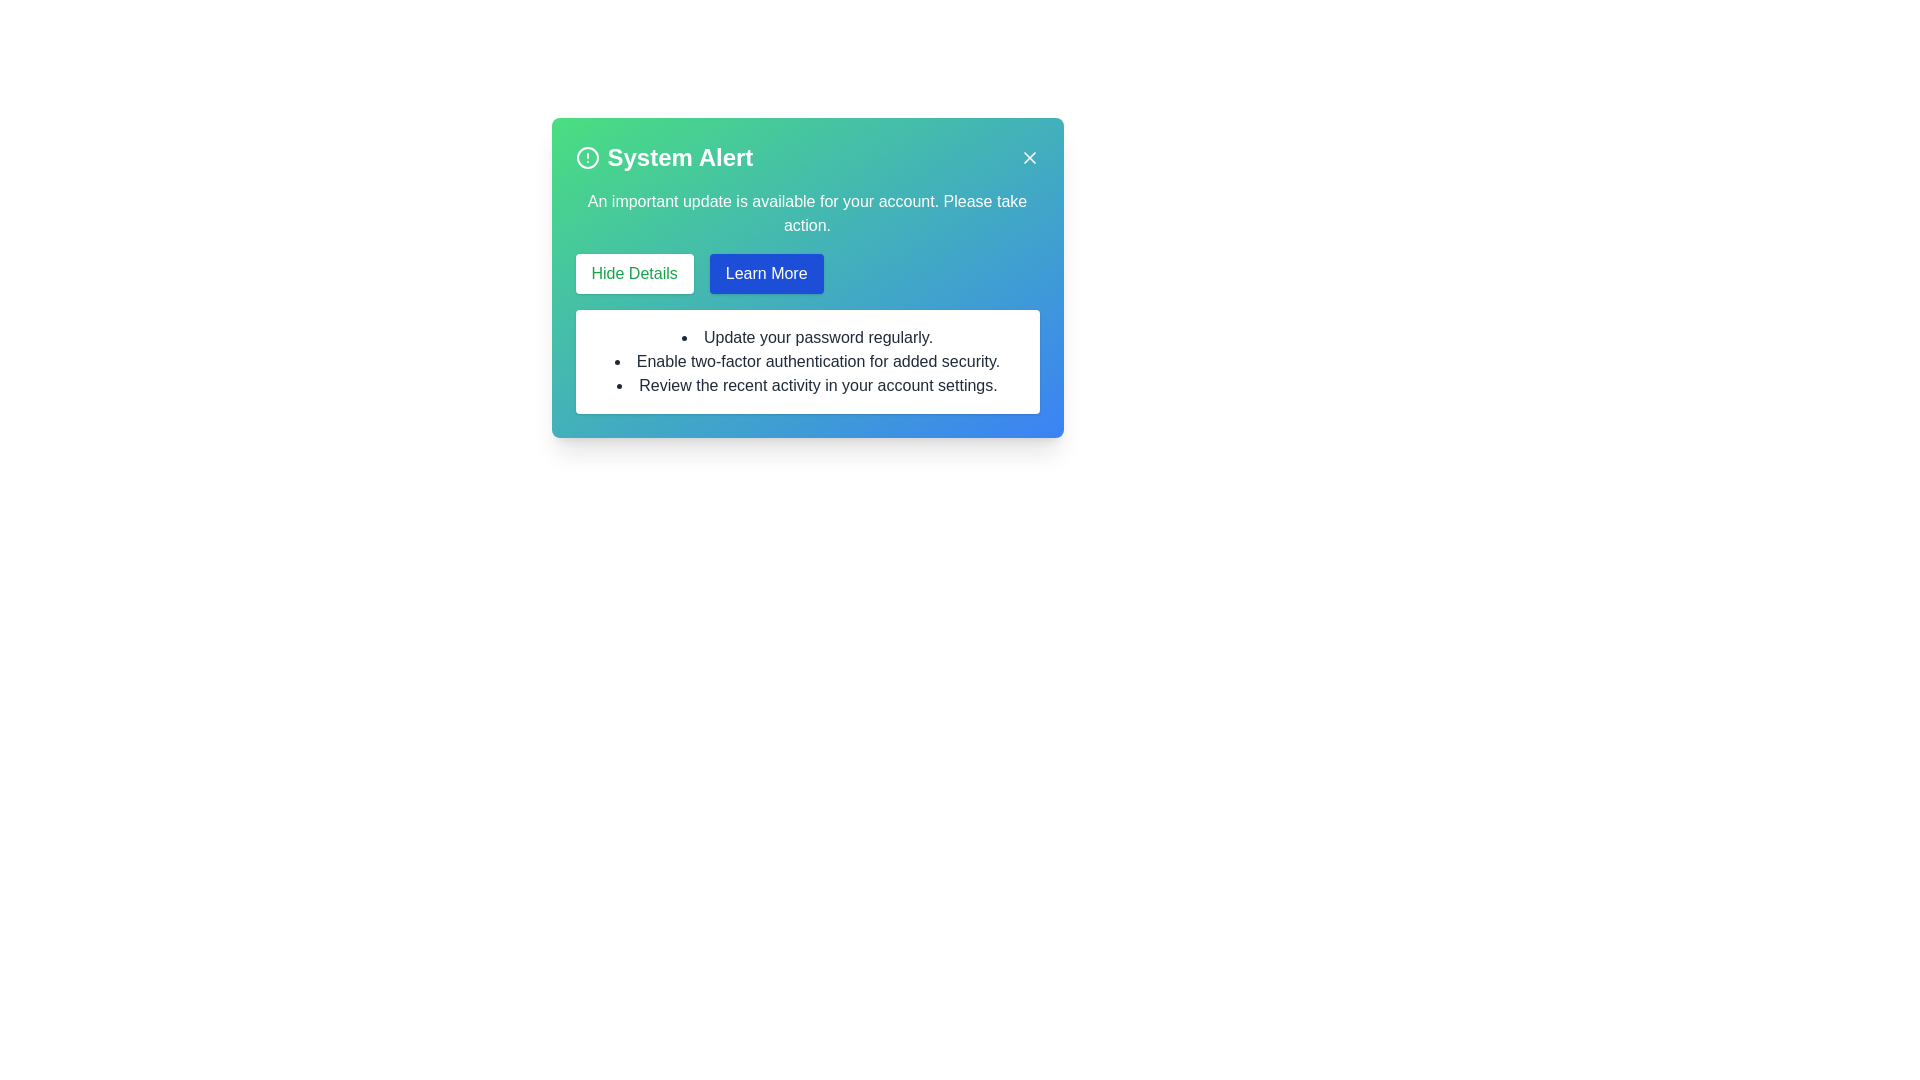 The width and height of the screenshot is (1920, 1080). What do you see at coordinates (586, 157) in the screenshot?
I see `the circular icon with a green background located in the alert message header, to the left of the text 'System Alert', to understand its contextual meaning` at bounding box center [586, 157].